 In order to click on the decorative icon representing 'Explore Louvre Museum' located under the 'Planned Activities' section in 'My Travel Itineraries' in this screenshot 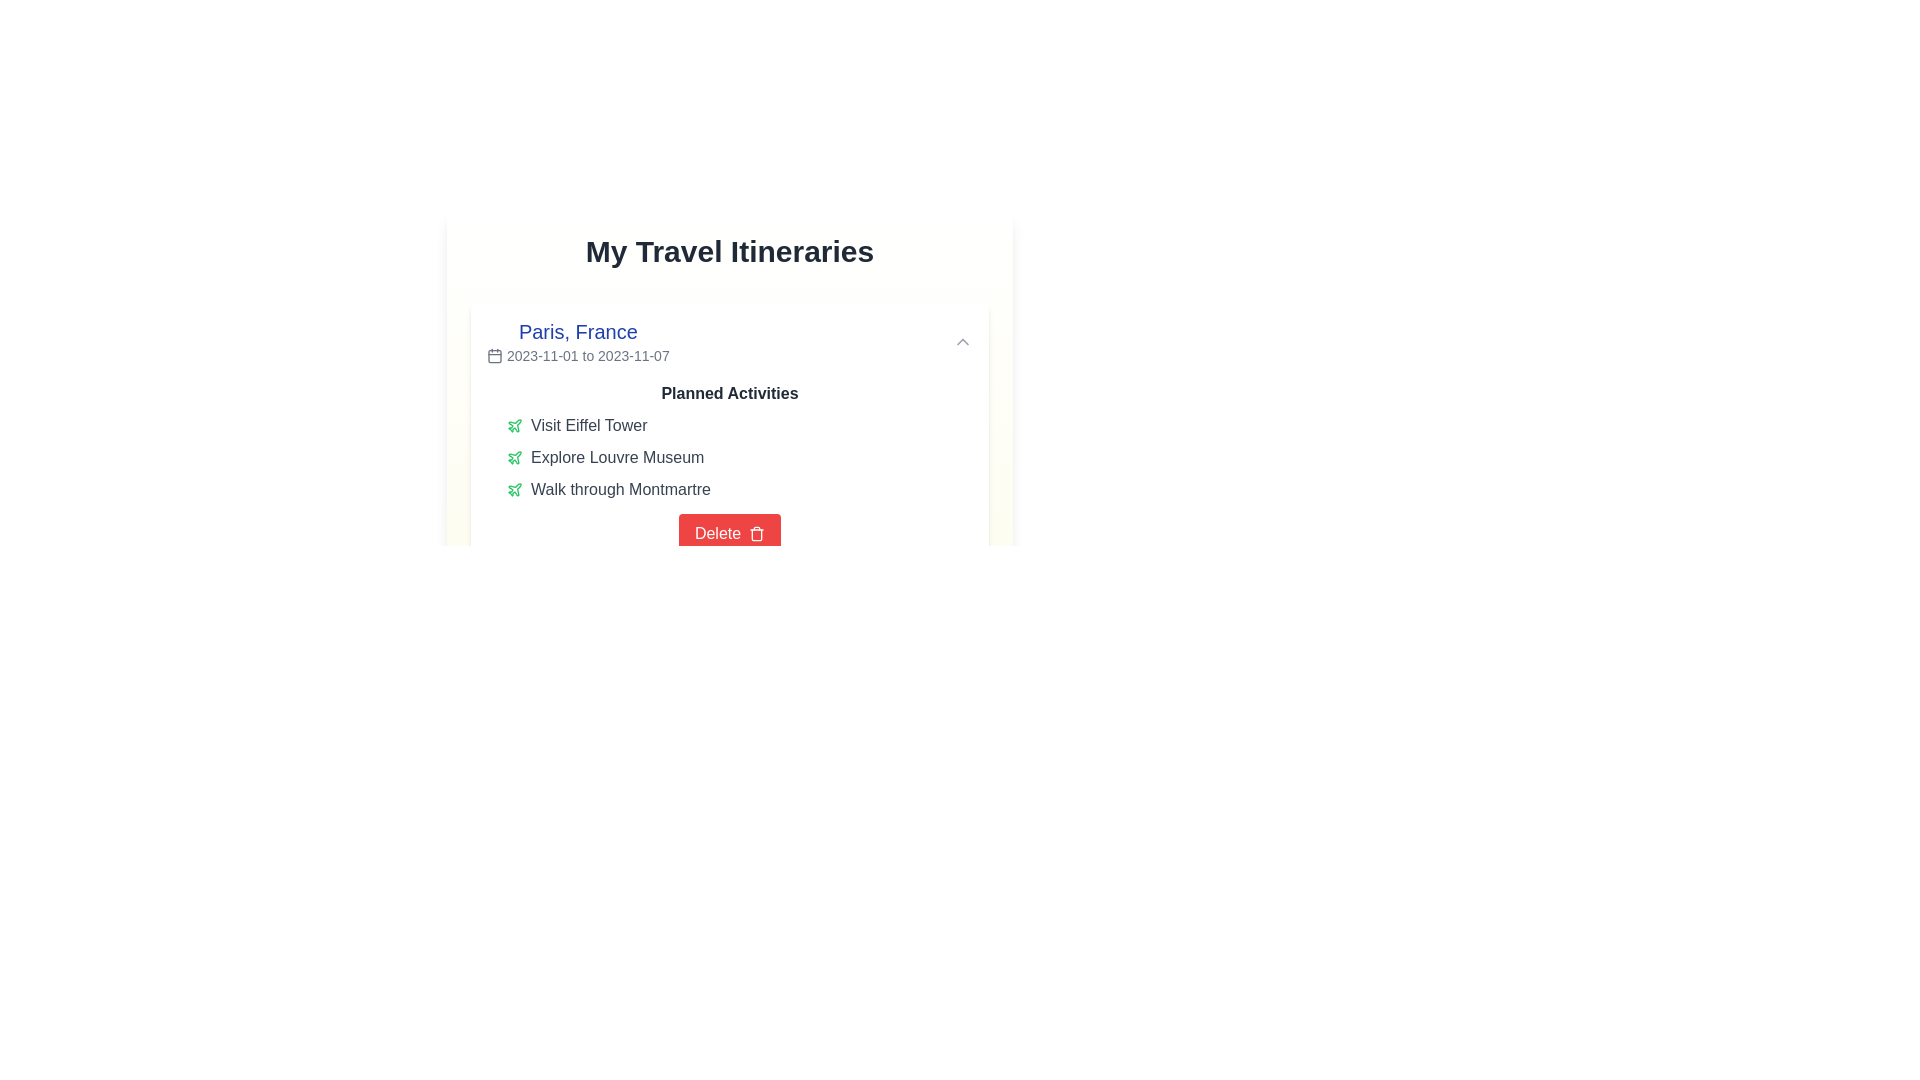, I will do `click(515, 424)`.